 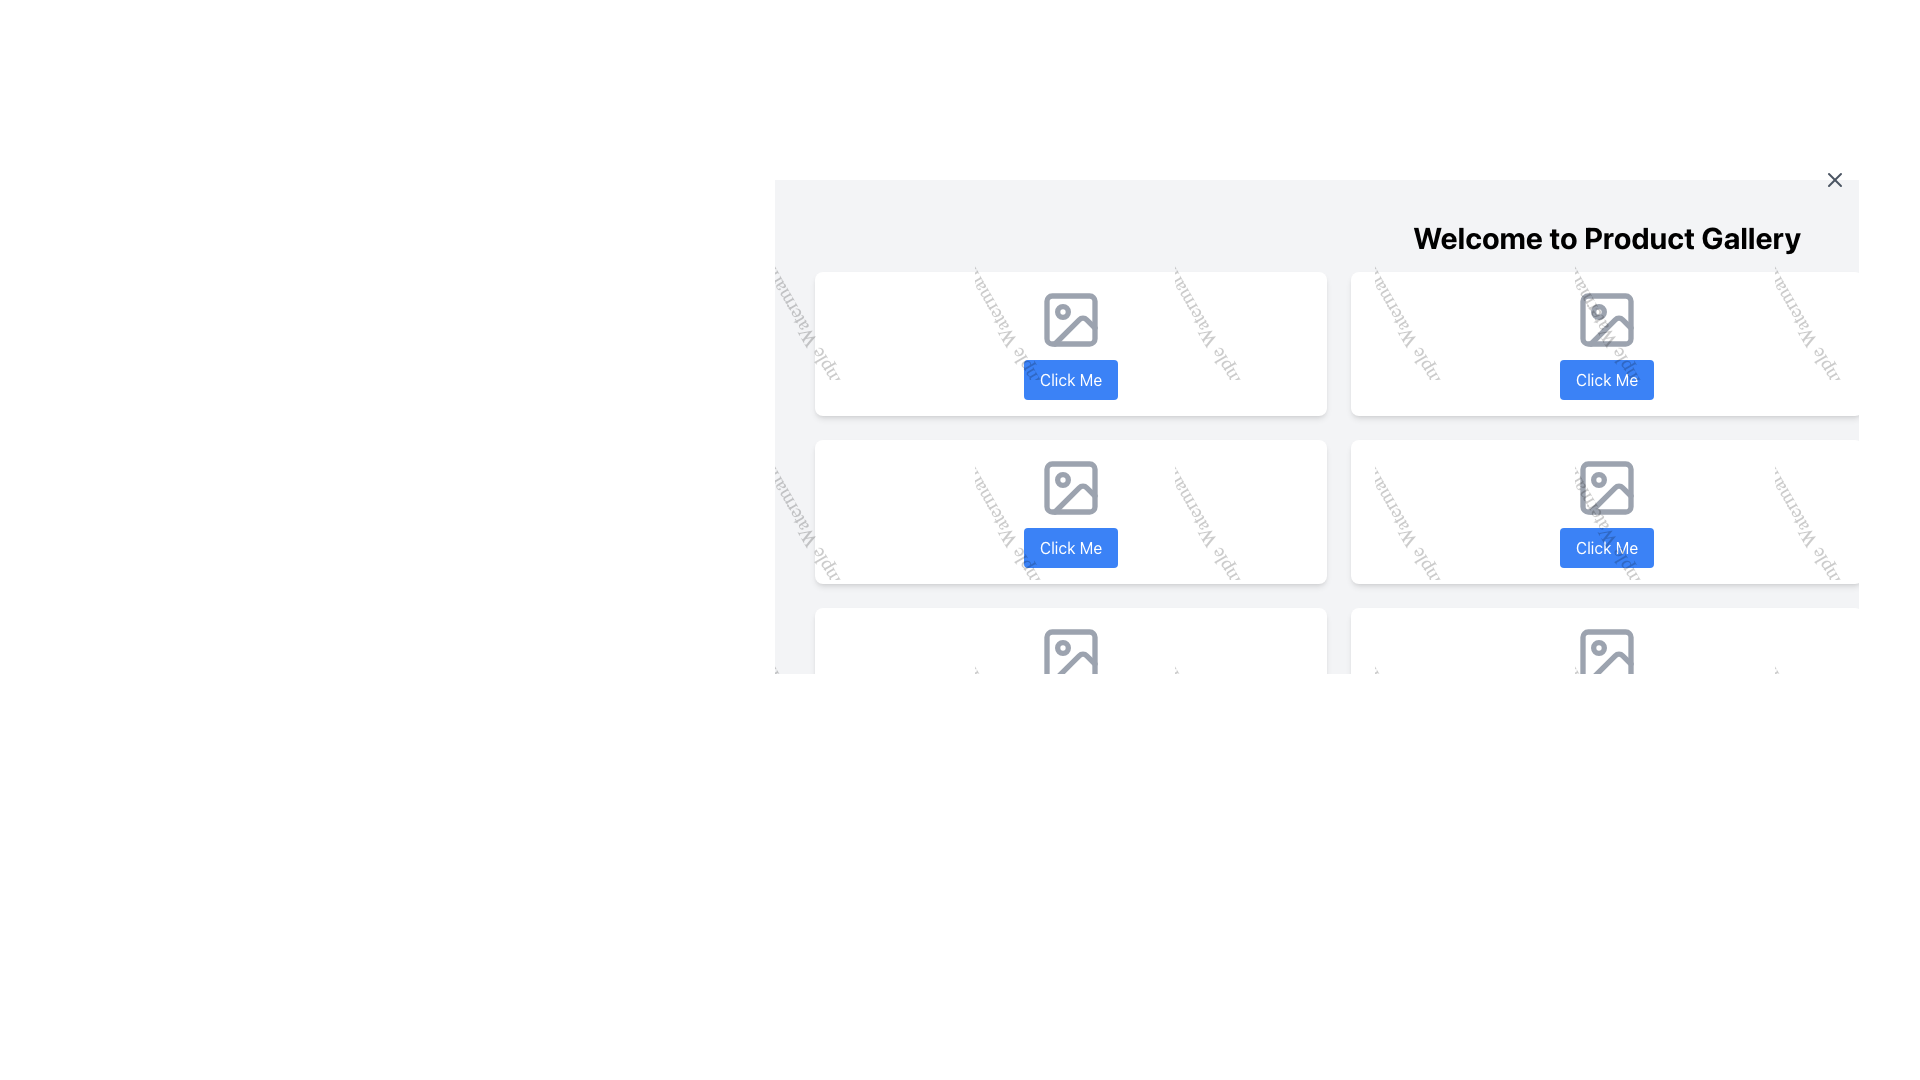 I want to click on the rectangular button labeled 'Click Me' with a blue background, so click(x=1607, y=547).